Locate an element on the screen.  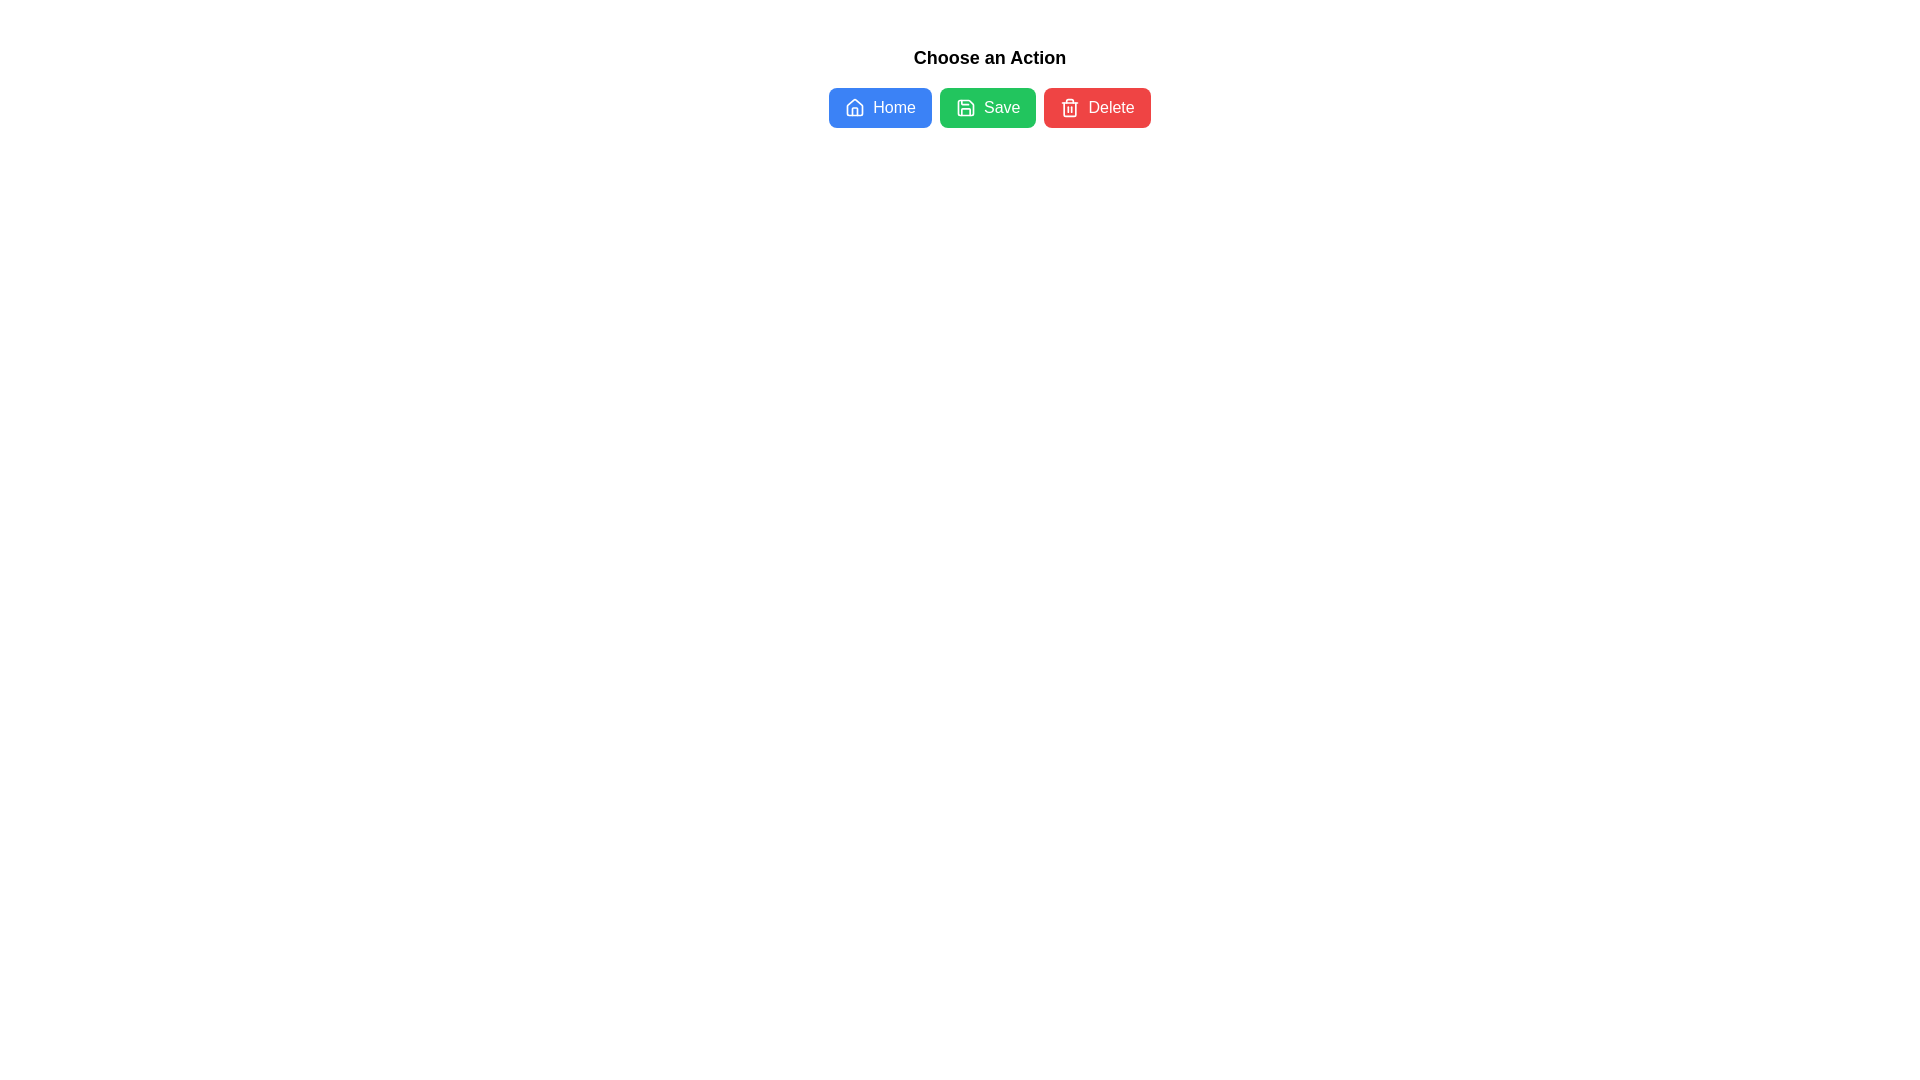
the green 'Save' button icon, which is the second button in a group of three buttons (Home, Save, Delete) and has a textual label 'Save' is located at coordinates (965, 108).